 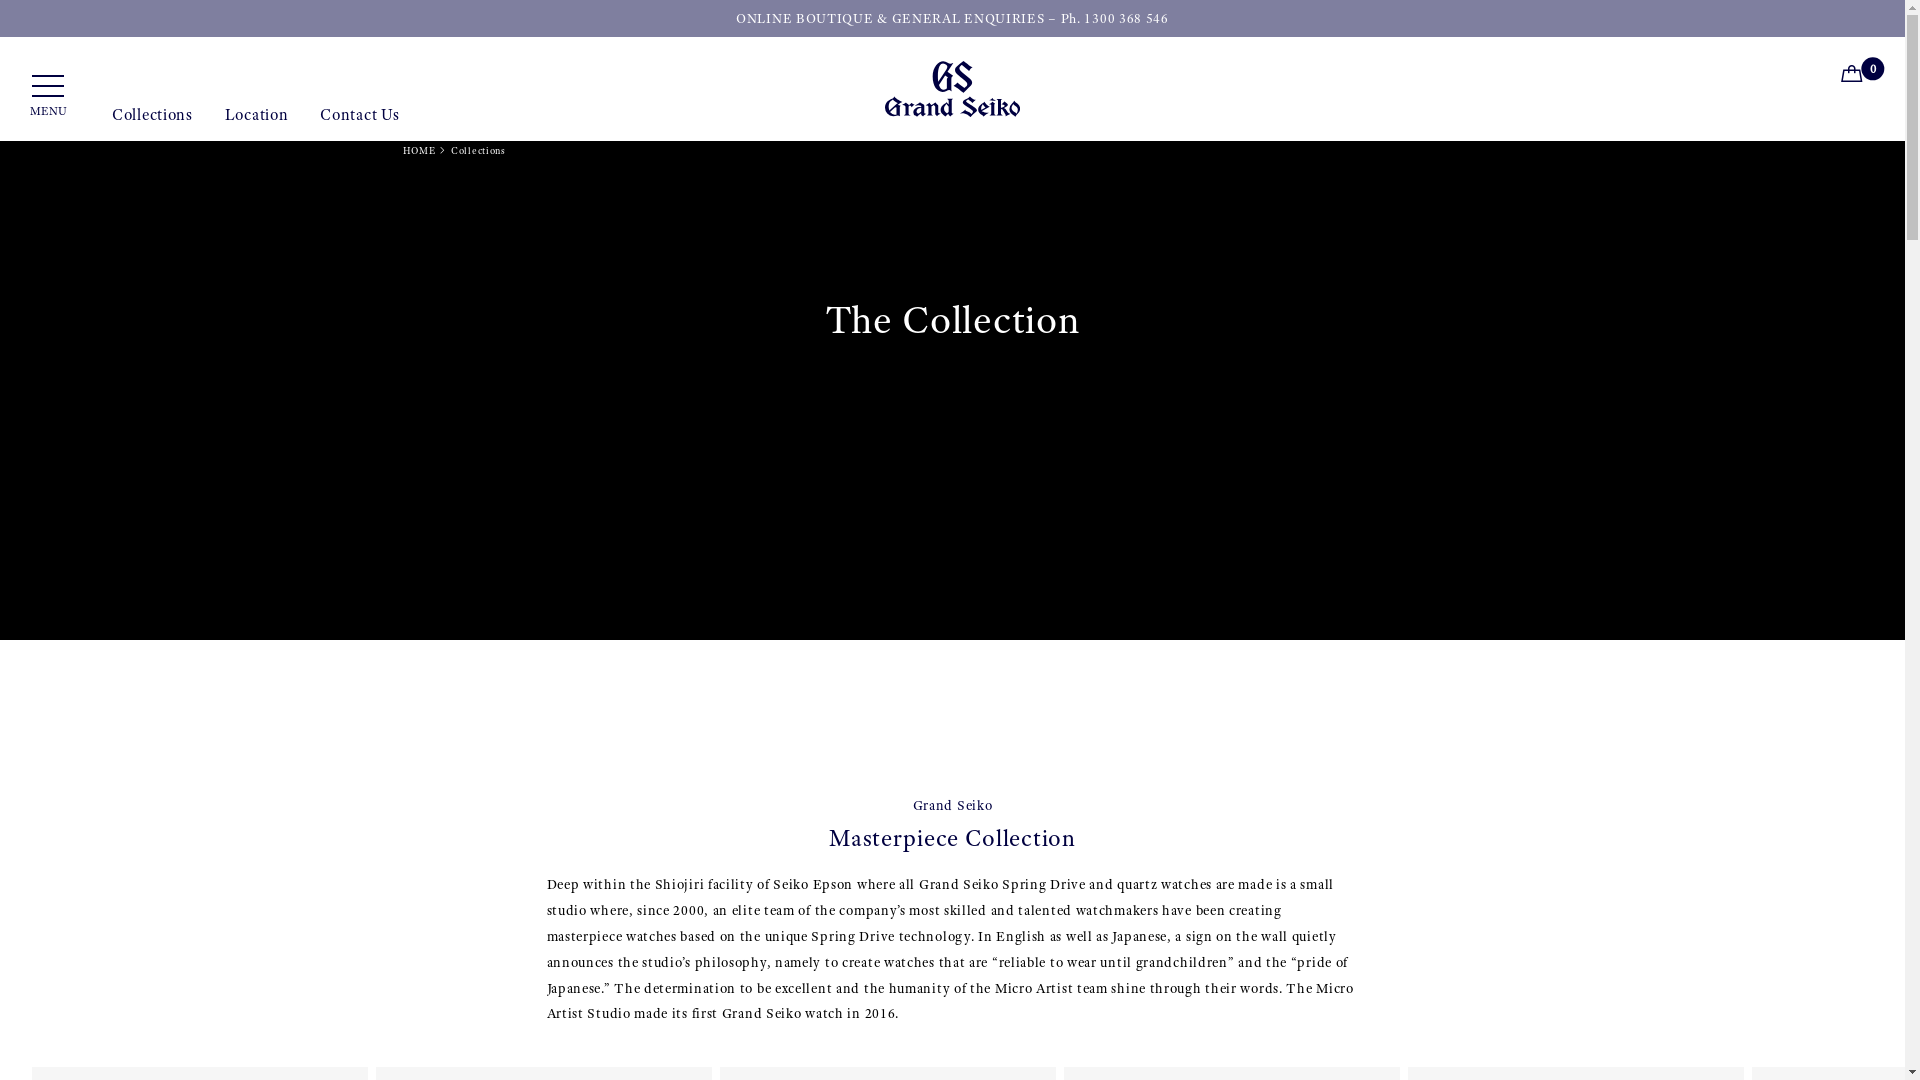 What do you see at coordinates (151, 123) in the screenshot?
I see `'Collections'` at bounding box center [151, 123].